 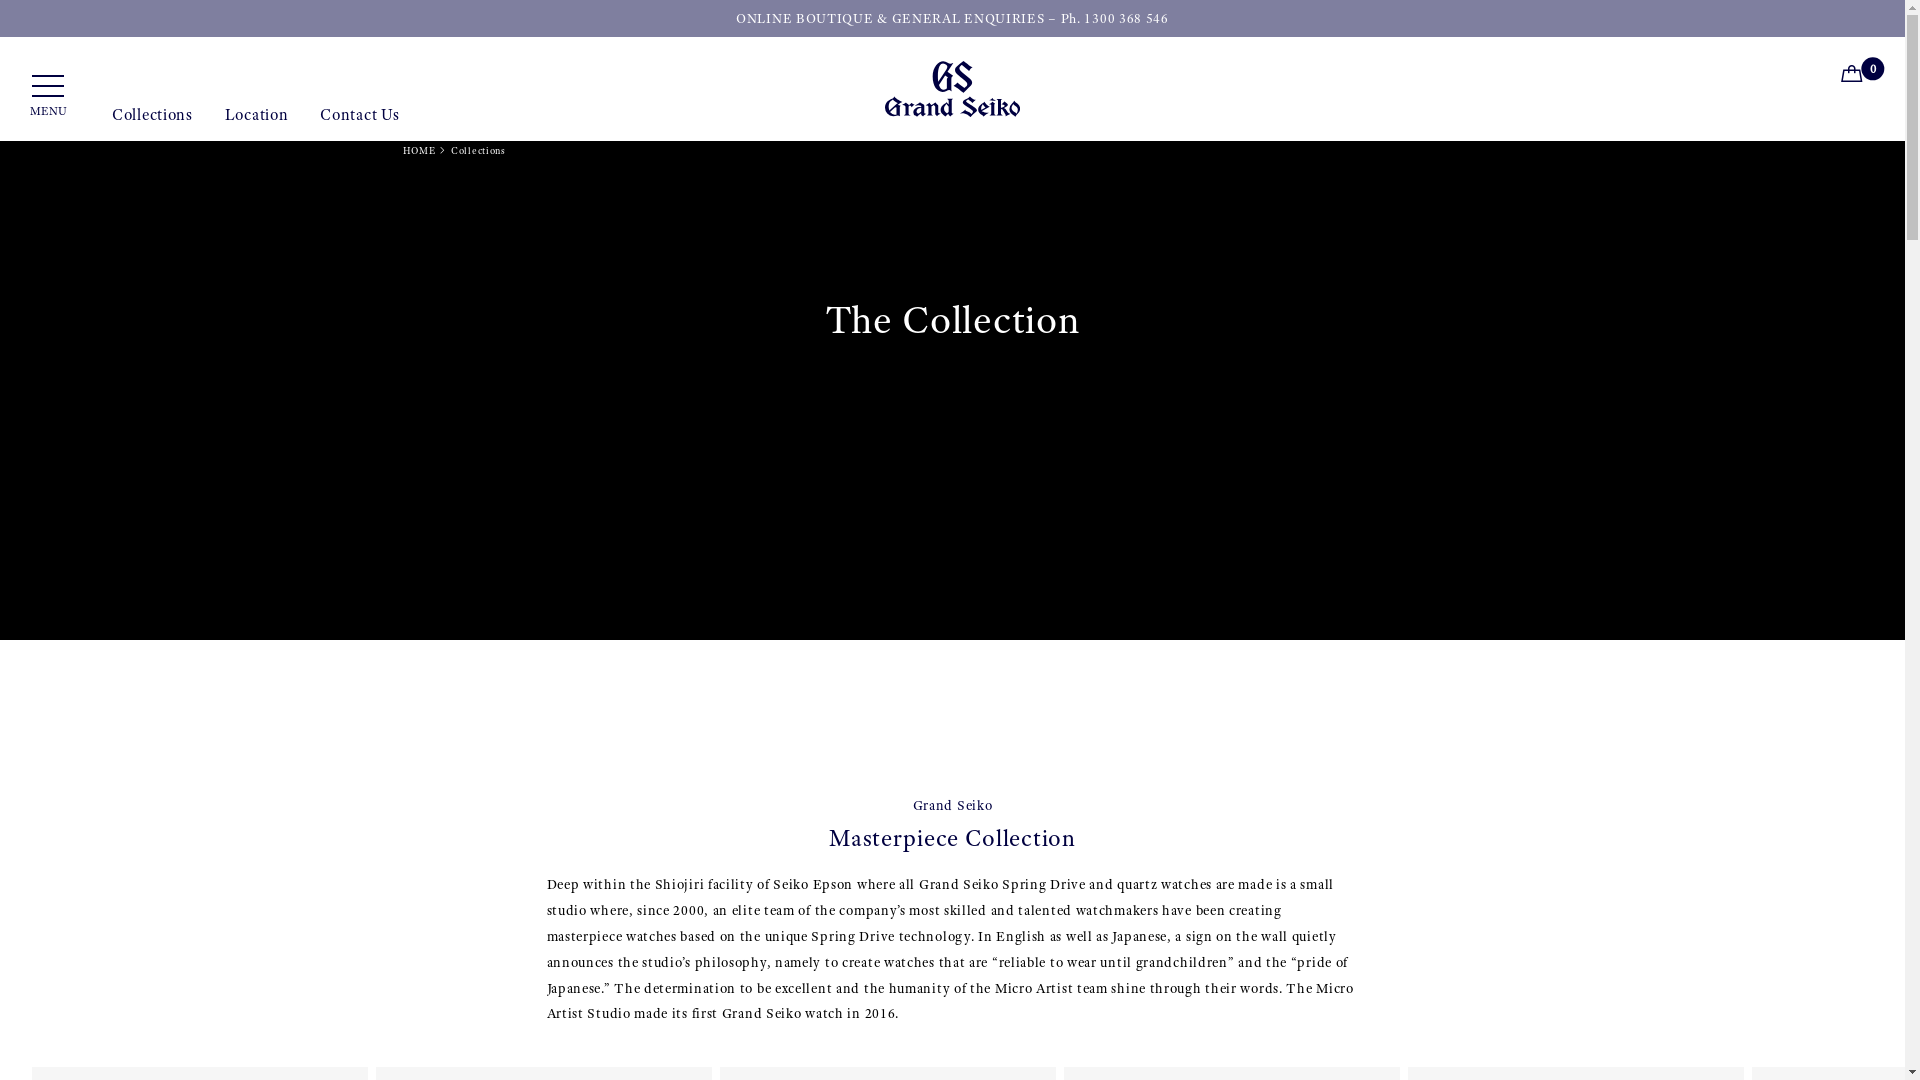 What do you see at coordinates (151, 123) in the screenshot?
I see `'Collections'` at bounding box center [151, 123].